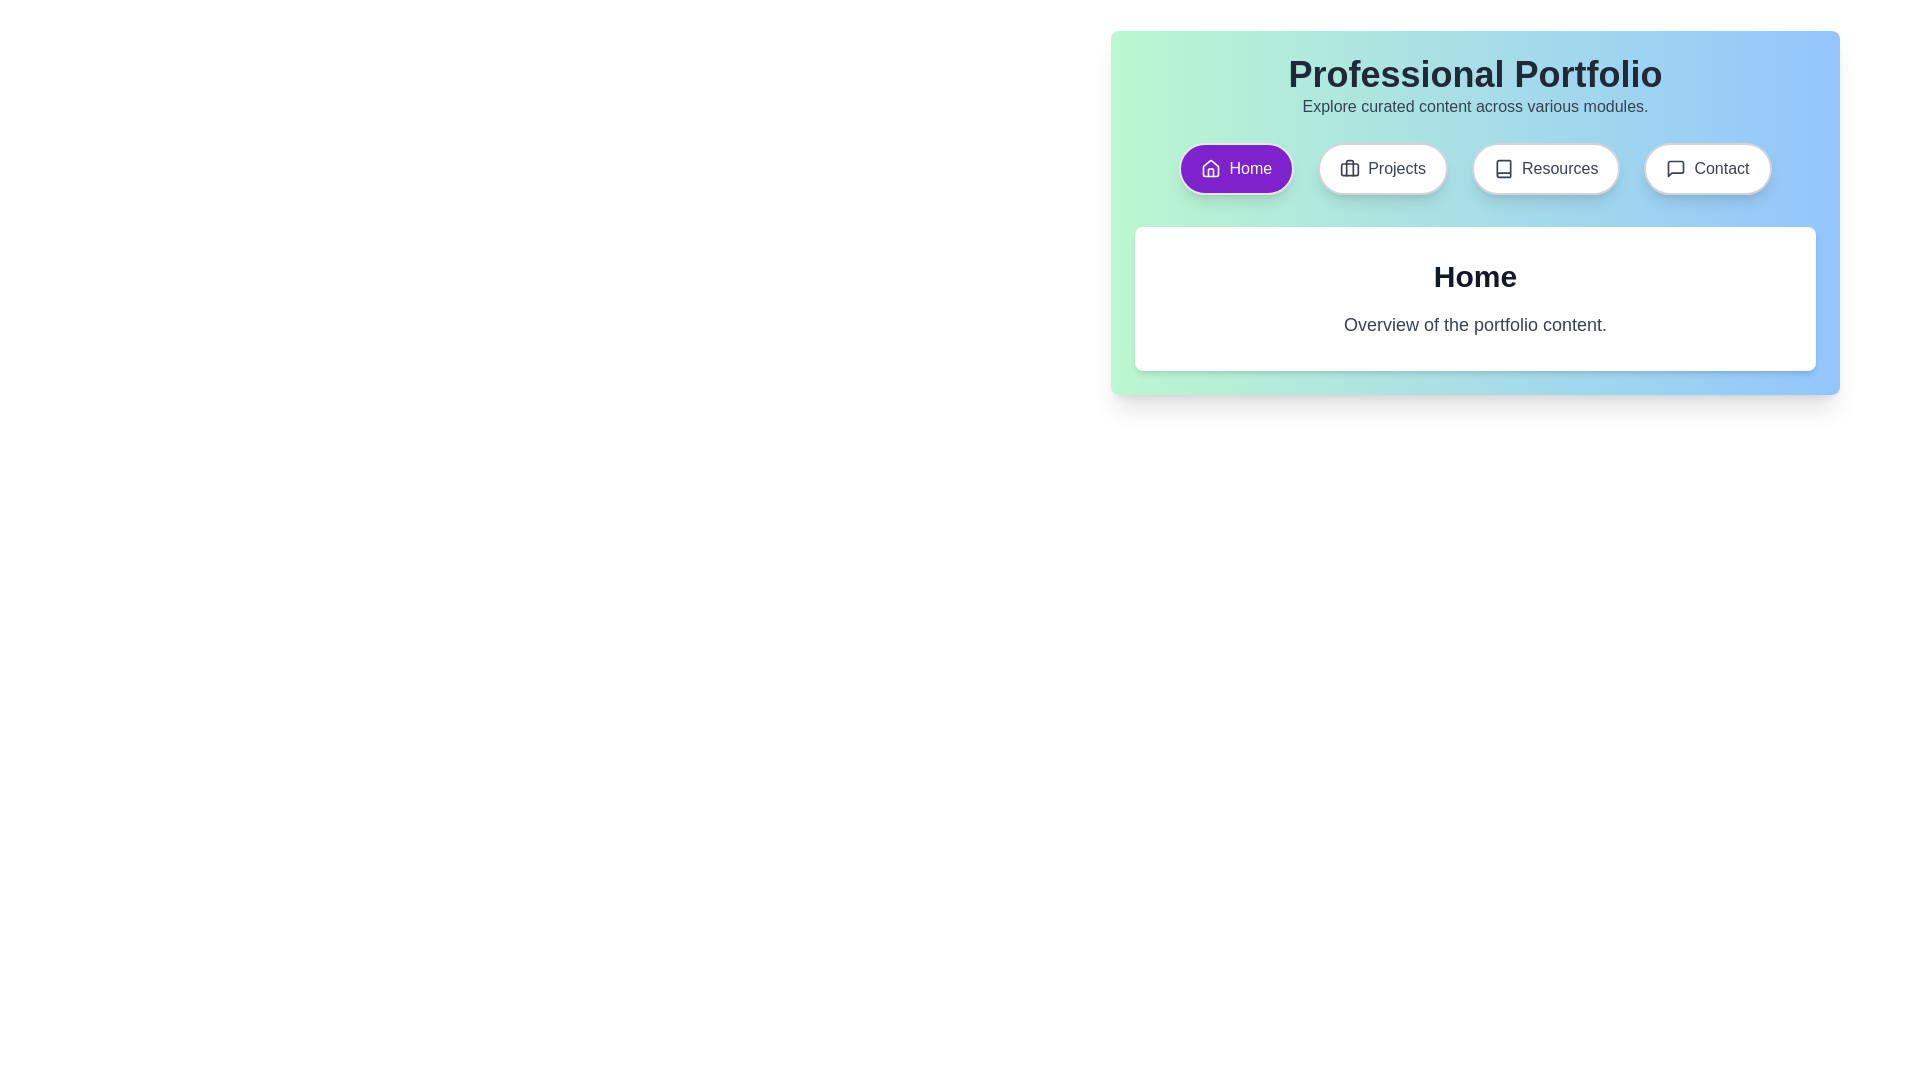 This screenshot has height=1080, width=1920. Describe the element at coordinates (1707, 168) in the screenshot. I see `the Contact tab to view its content` at that location.